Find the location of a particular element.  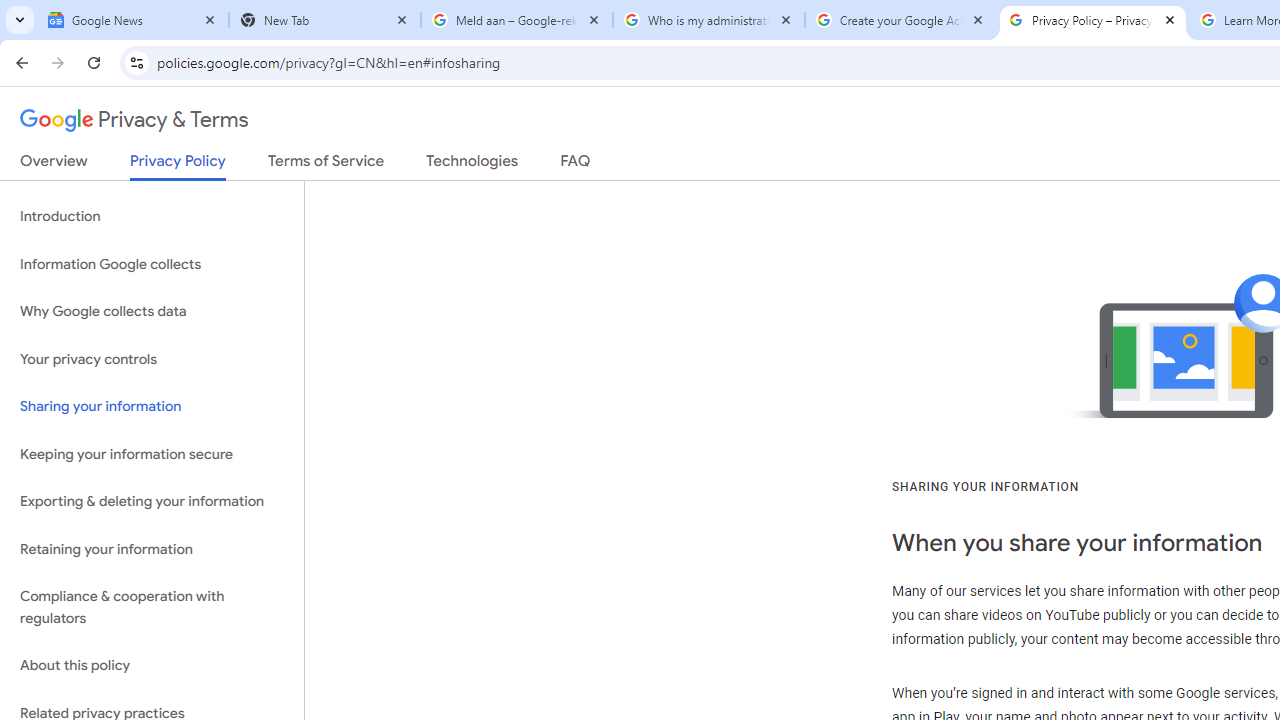

'Sharing your information' is located at coordinates (151, 406).